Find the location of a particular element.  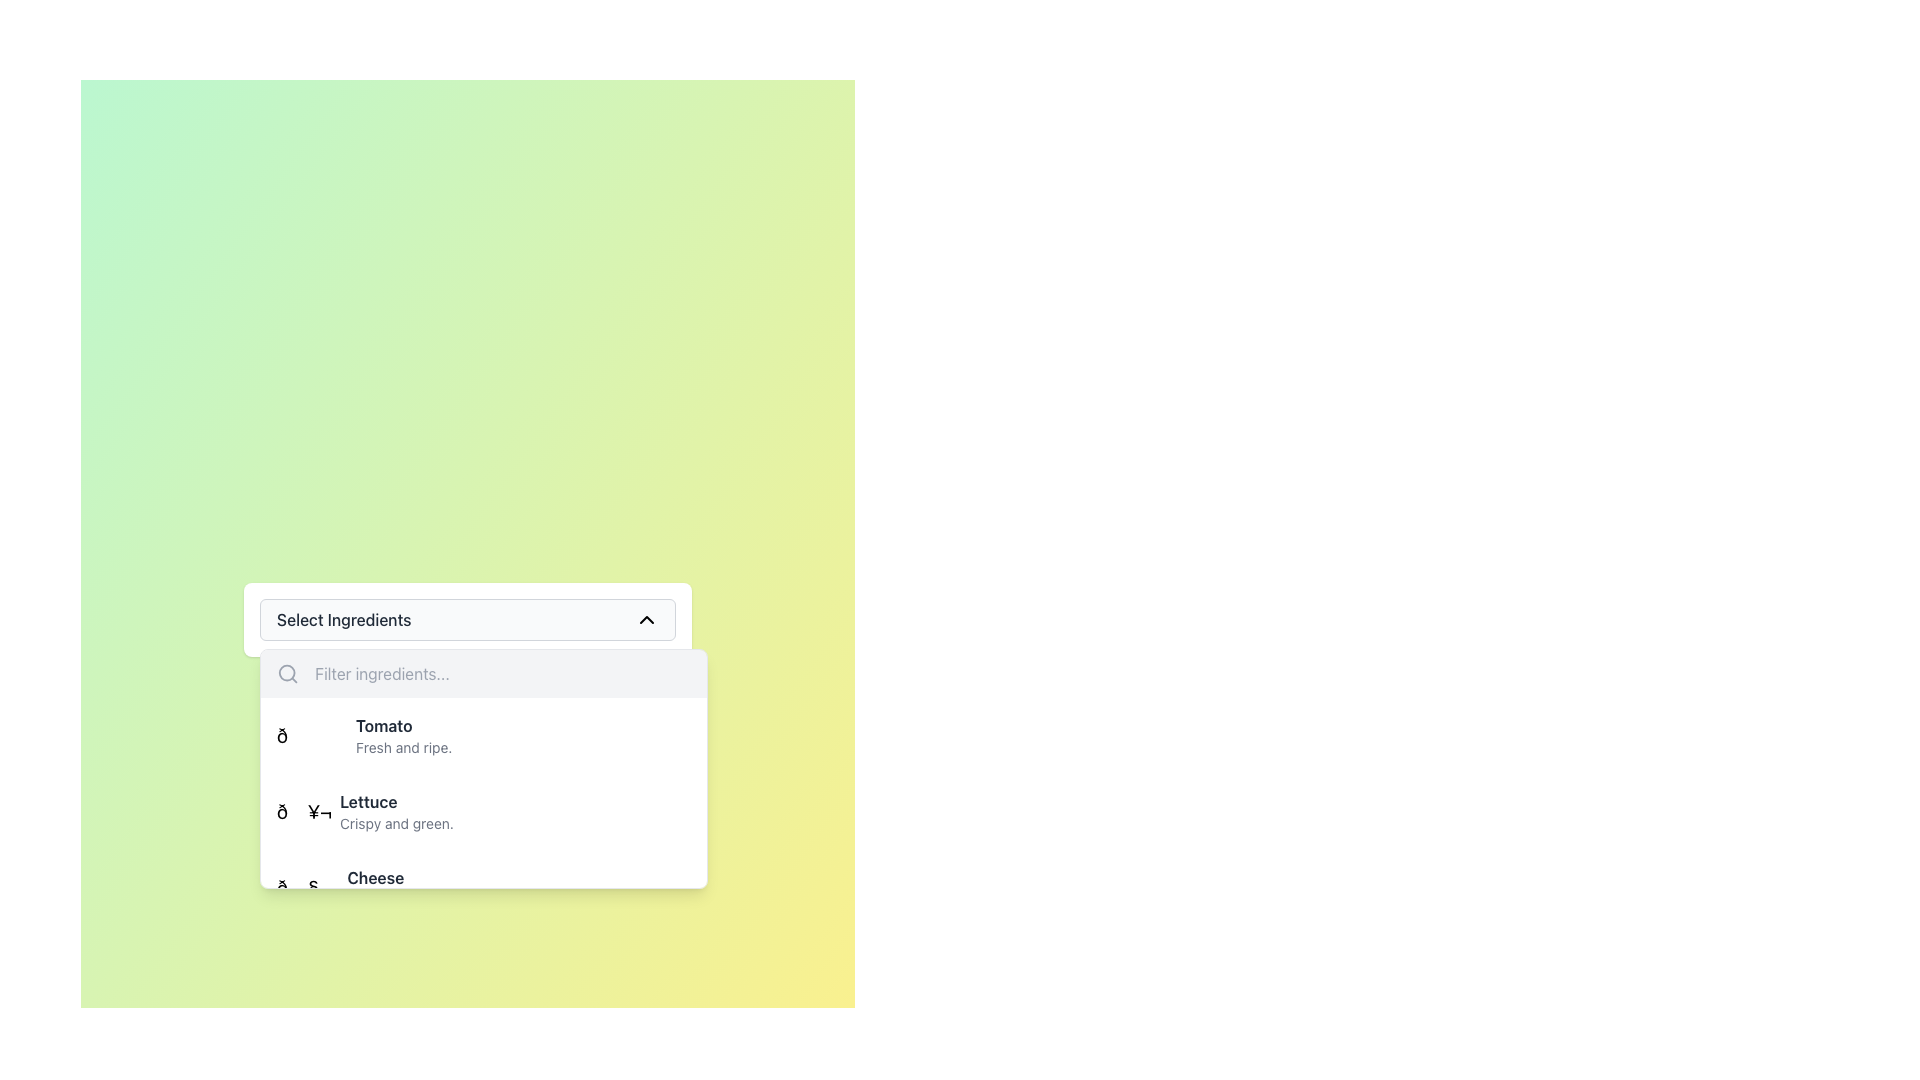

the second list item in the dropdown menu labeled 'Lettuce' is located at coordinates (484, 849).